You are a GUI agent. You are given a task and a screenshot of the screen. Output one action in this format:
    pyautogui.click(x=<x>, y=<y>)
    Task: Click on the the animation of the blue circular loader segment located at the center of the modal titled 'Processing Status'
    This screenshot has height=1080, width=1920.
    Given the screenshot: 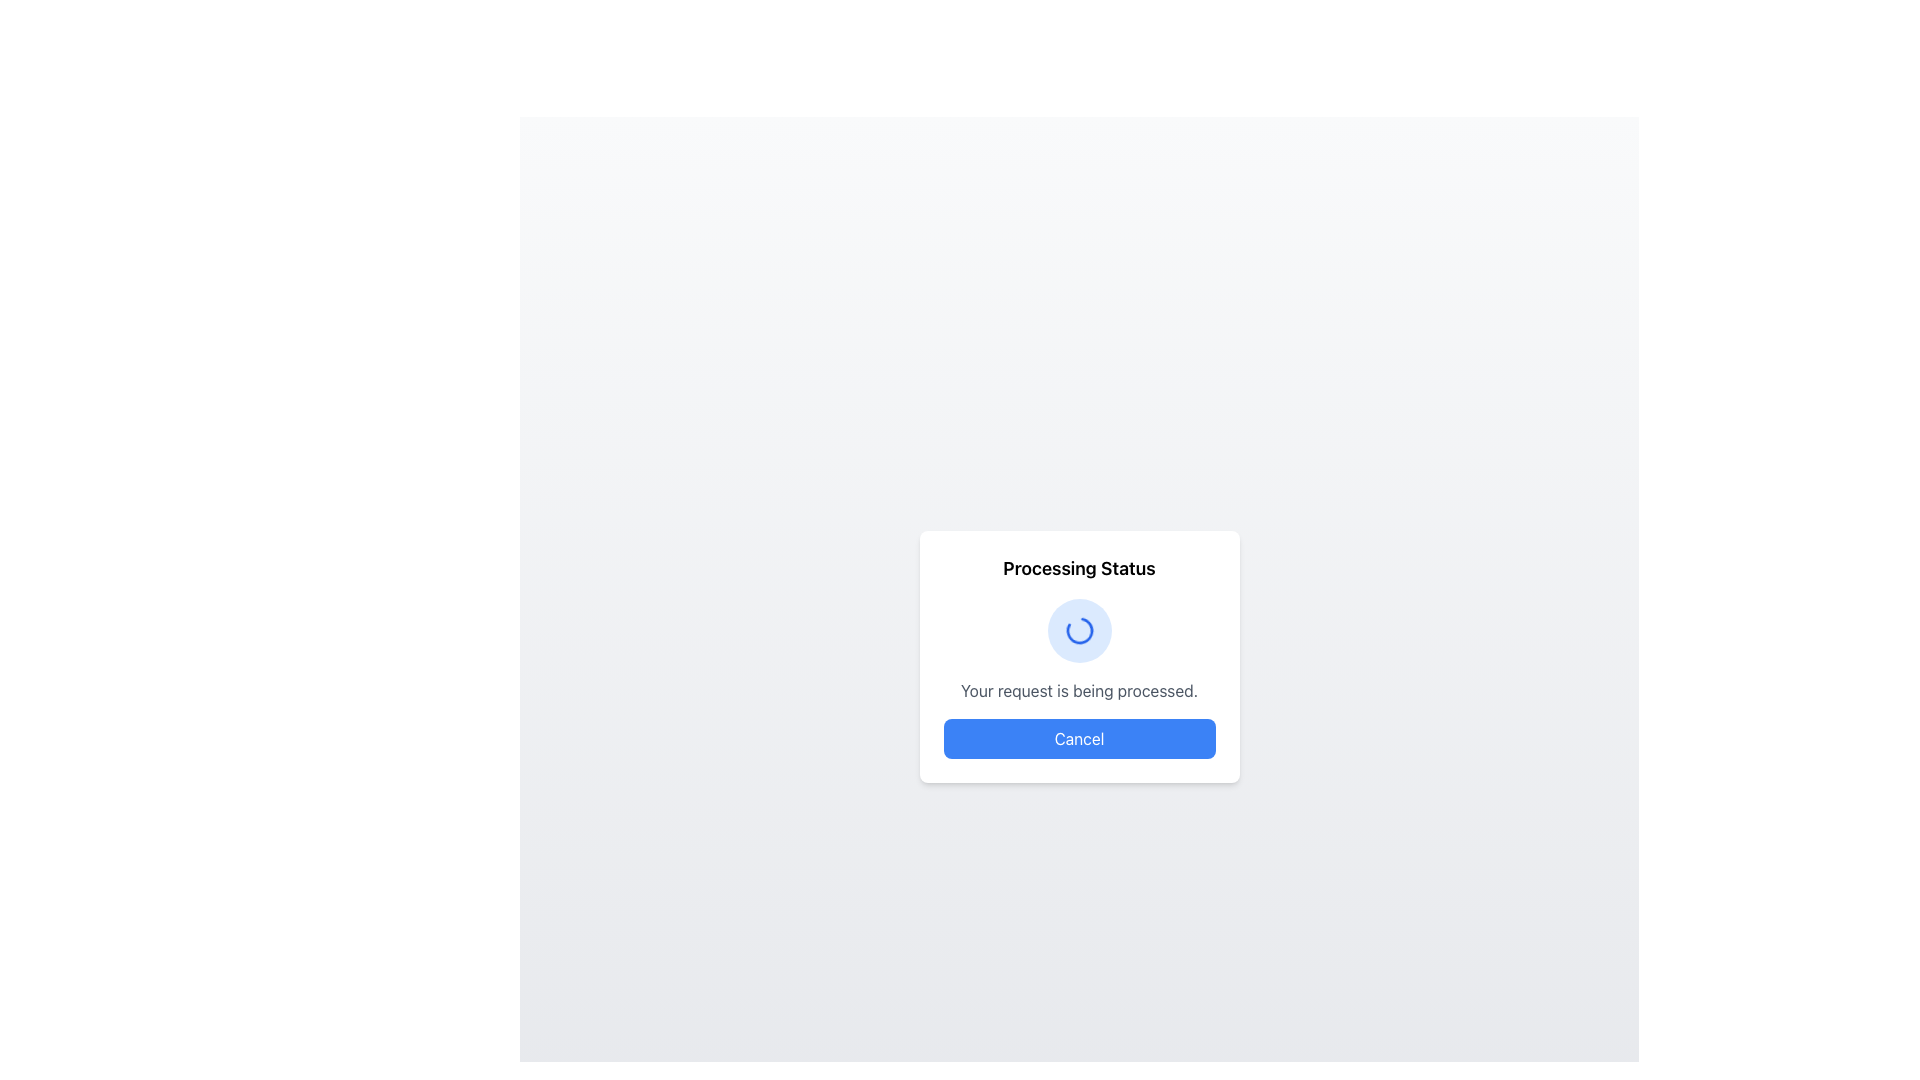 What is the action you would take?
    pyautogui.click(x=1078, y=631)
    